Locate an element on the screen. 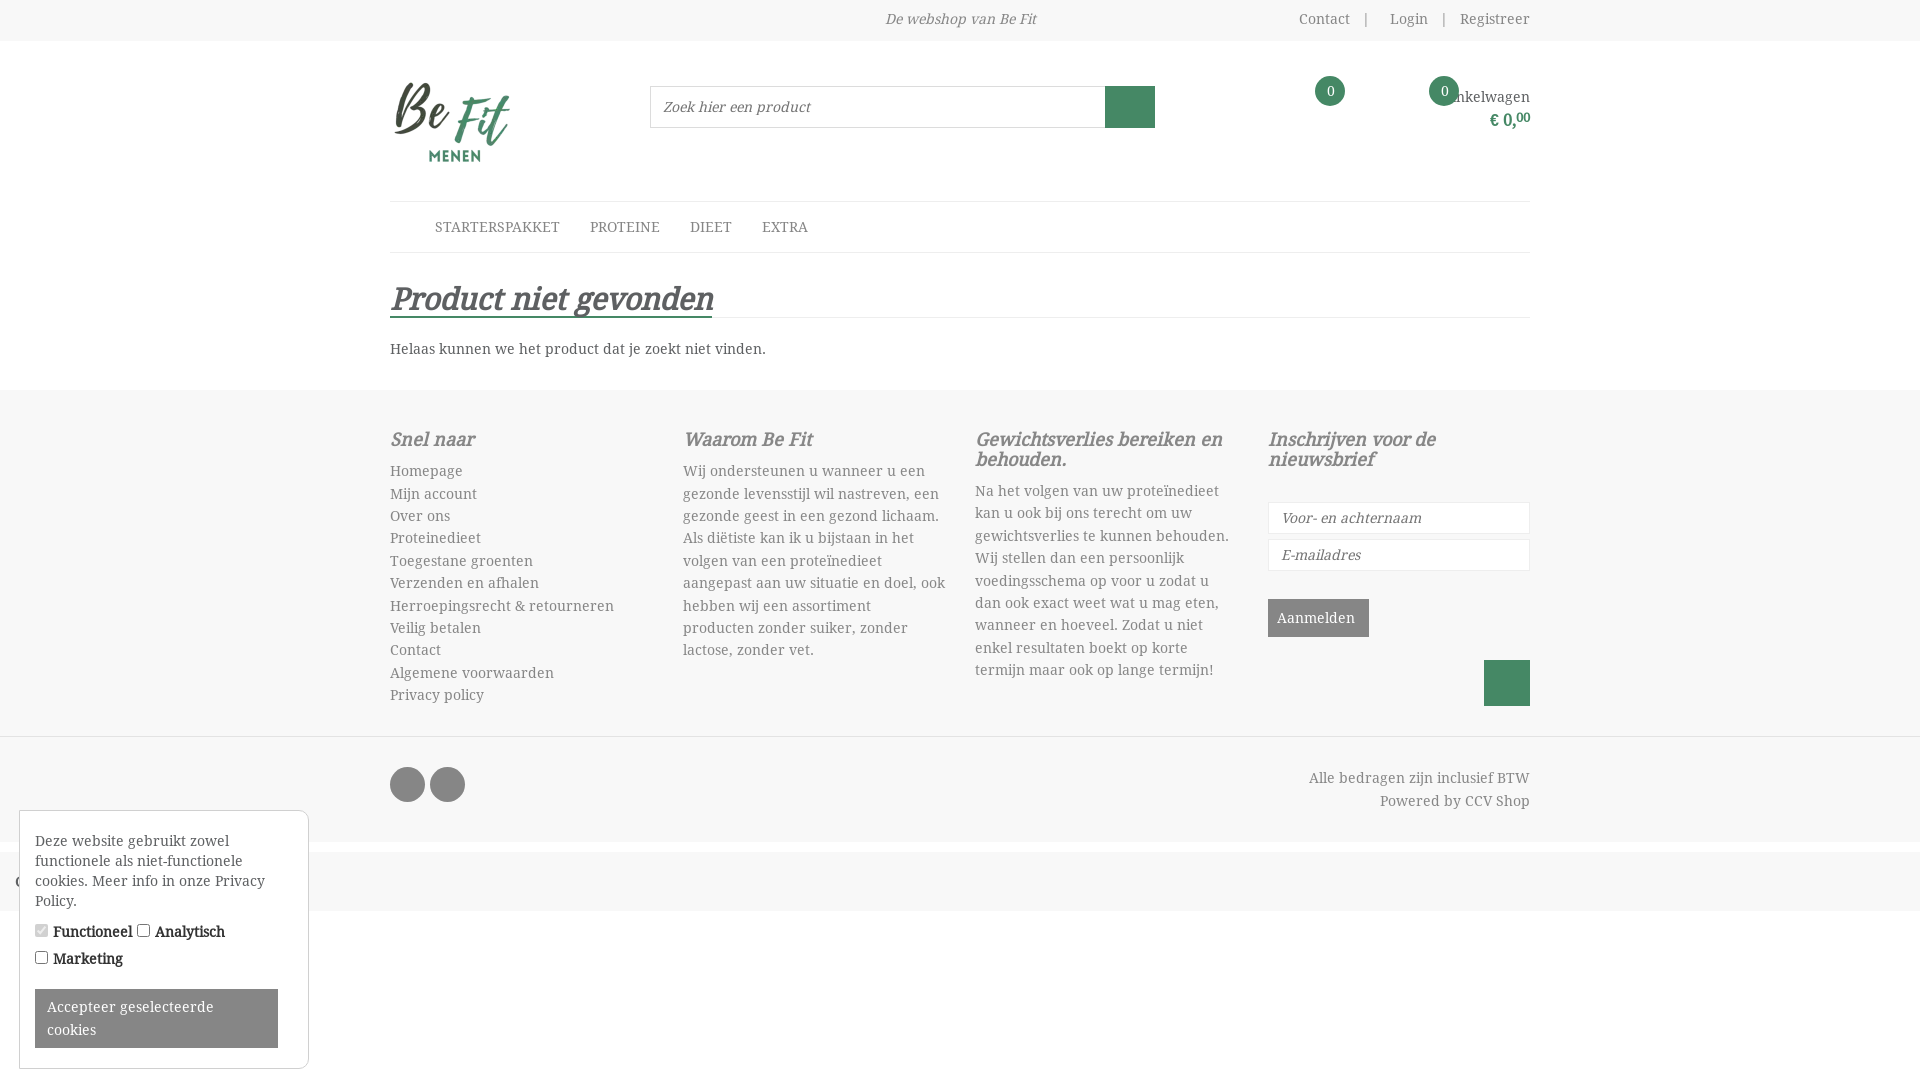 The width and height of the screenshot is (1920, 1080). 'Toegestane groenten' is located at coordinates (460, 560).